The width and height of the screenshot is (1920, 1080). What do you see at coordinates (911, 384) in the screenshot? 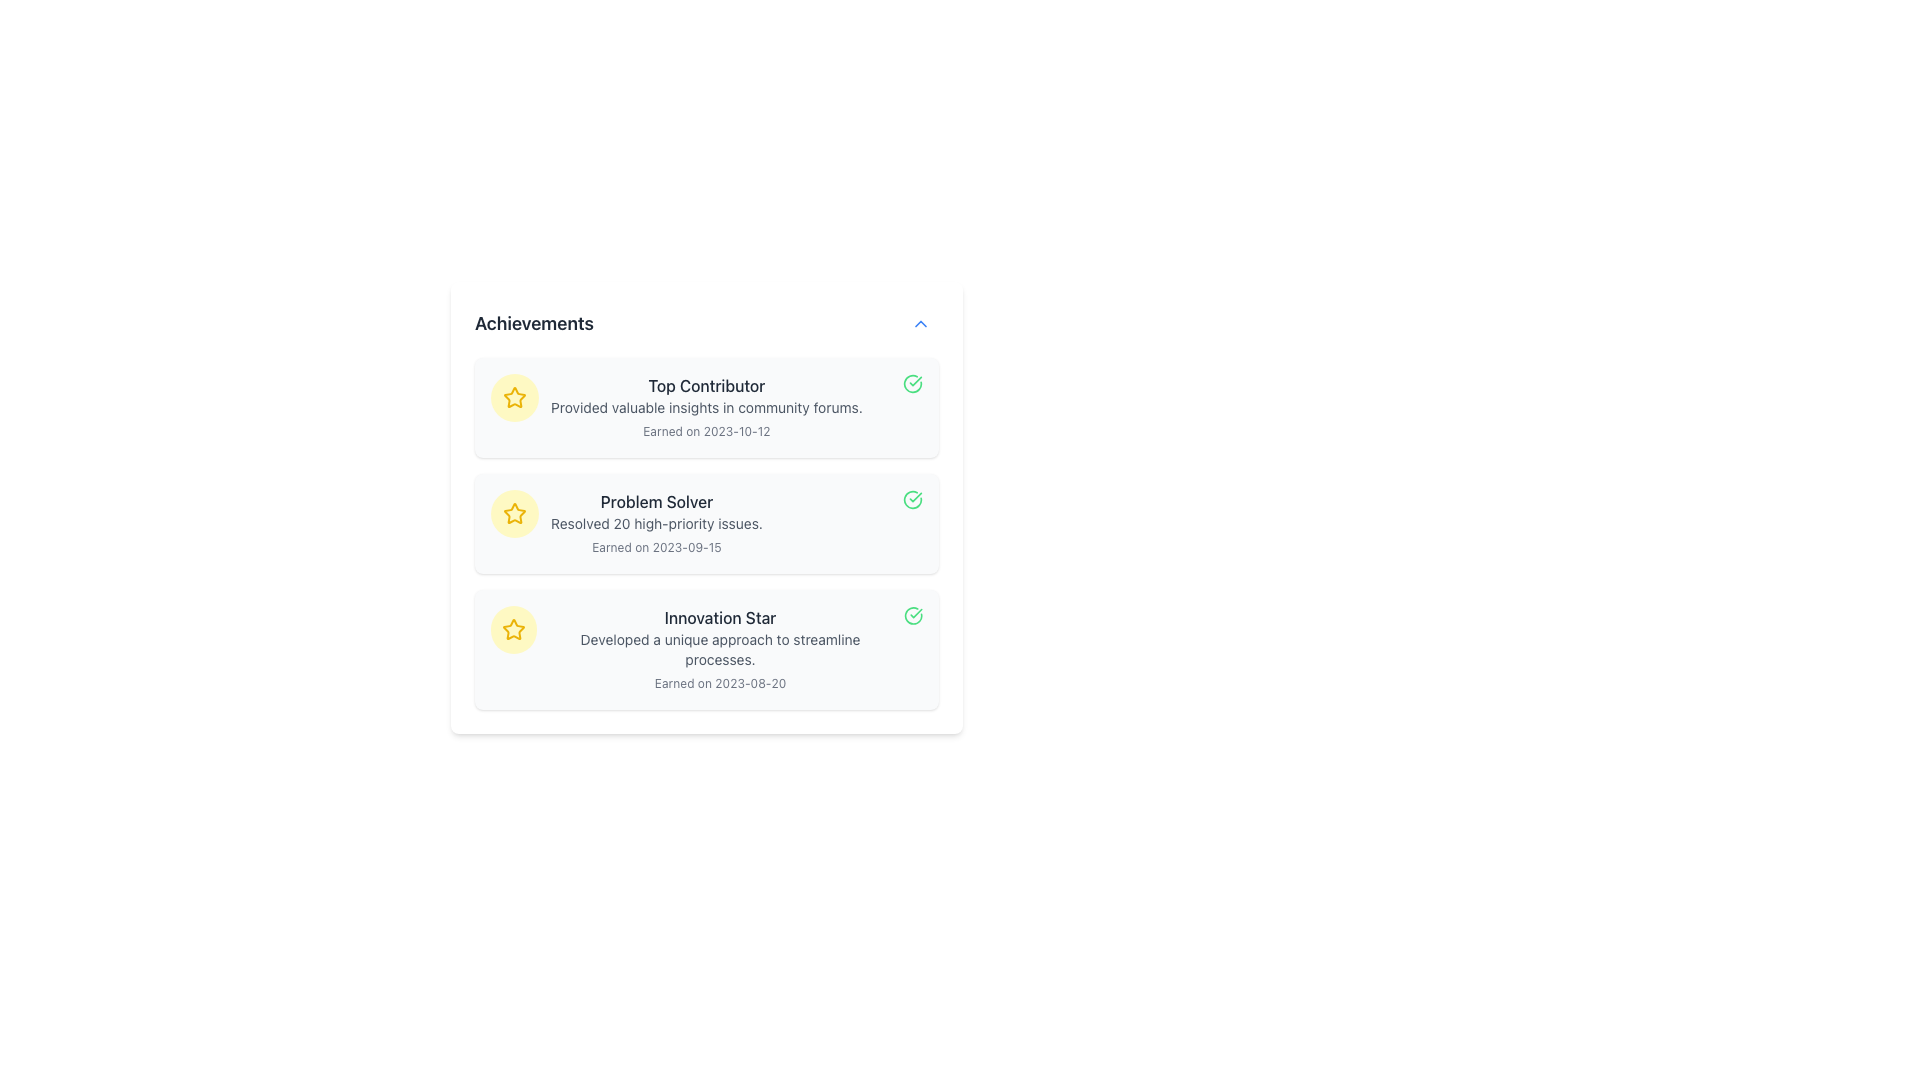
I see `the Circular status icon with a green checkmark located at the top right corner of the 'Top Contributor' section to inspect its details` at bounding box center [911, 384].